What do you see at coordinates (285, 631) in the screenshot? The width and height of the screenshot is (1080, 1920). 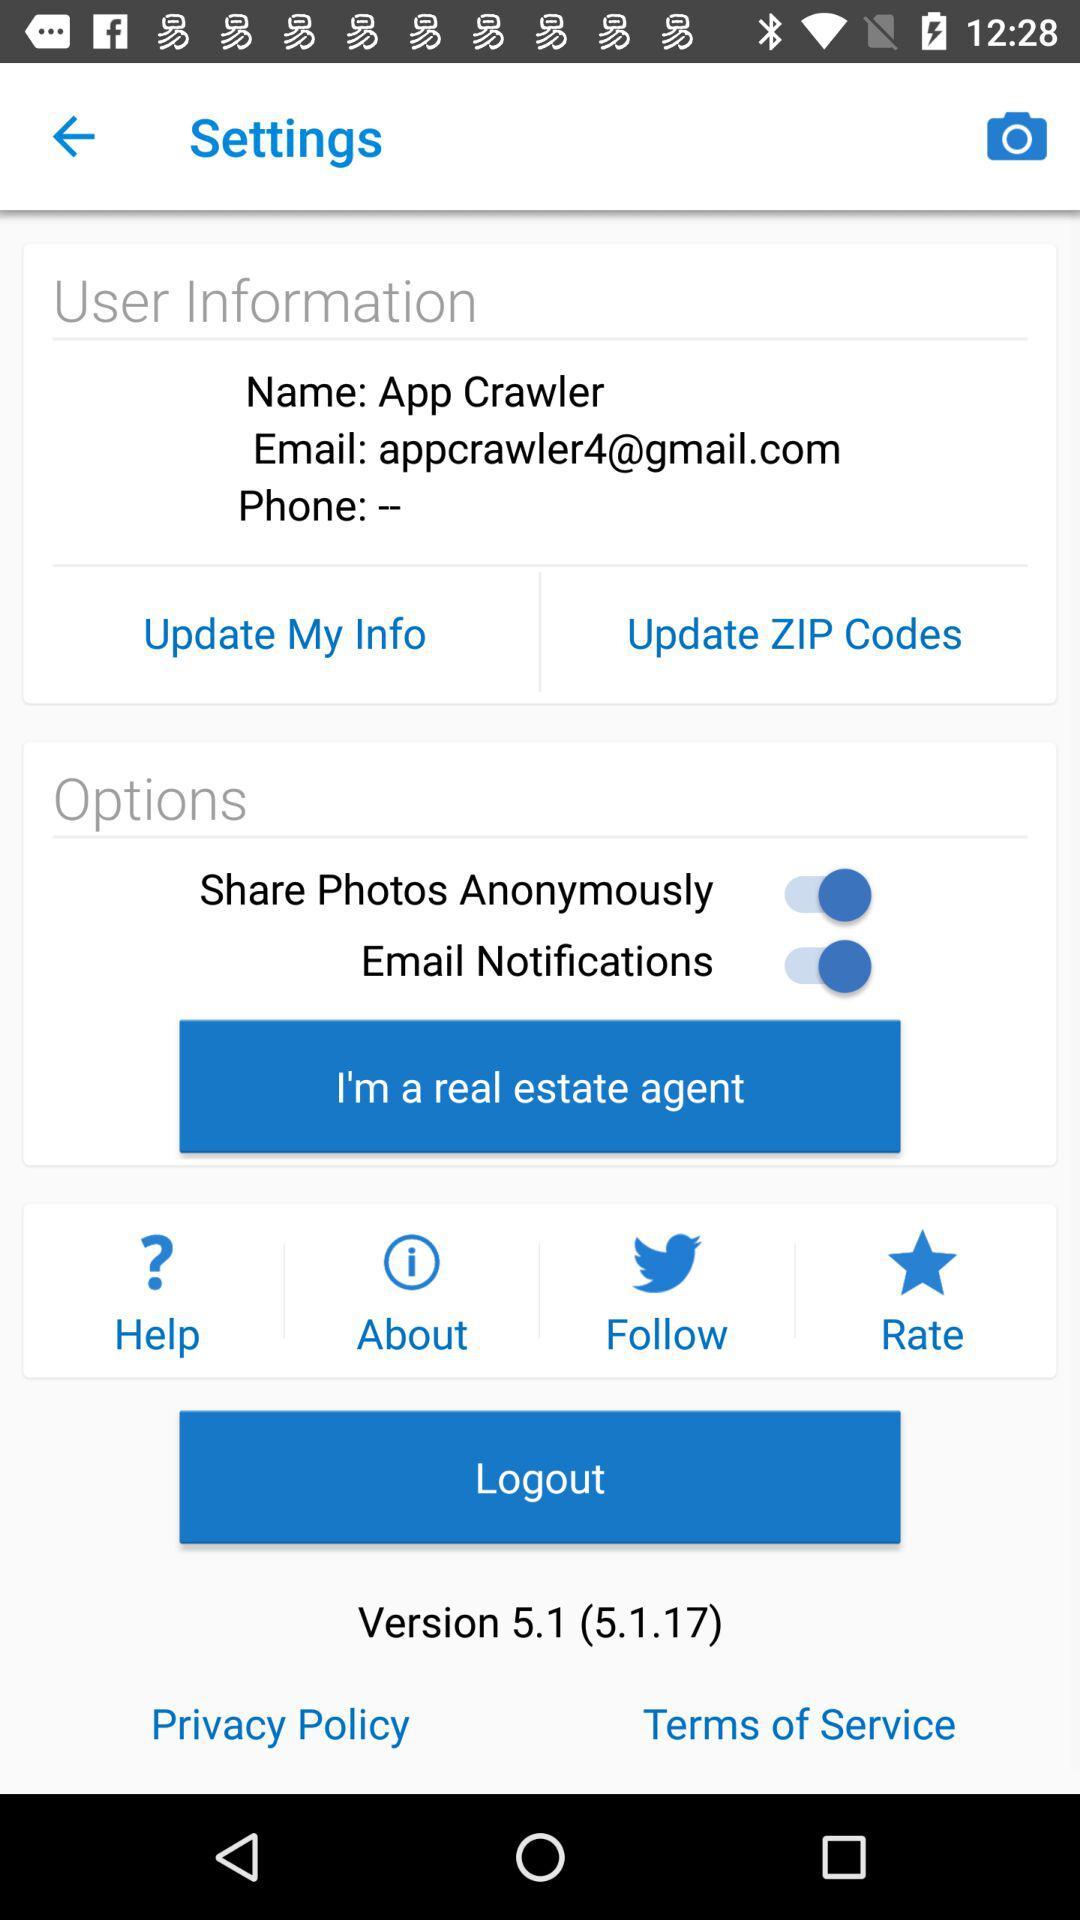 I see `update my info icon` at bounding box center [285, 631].